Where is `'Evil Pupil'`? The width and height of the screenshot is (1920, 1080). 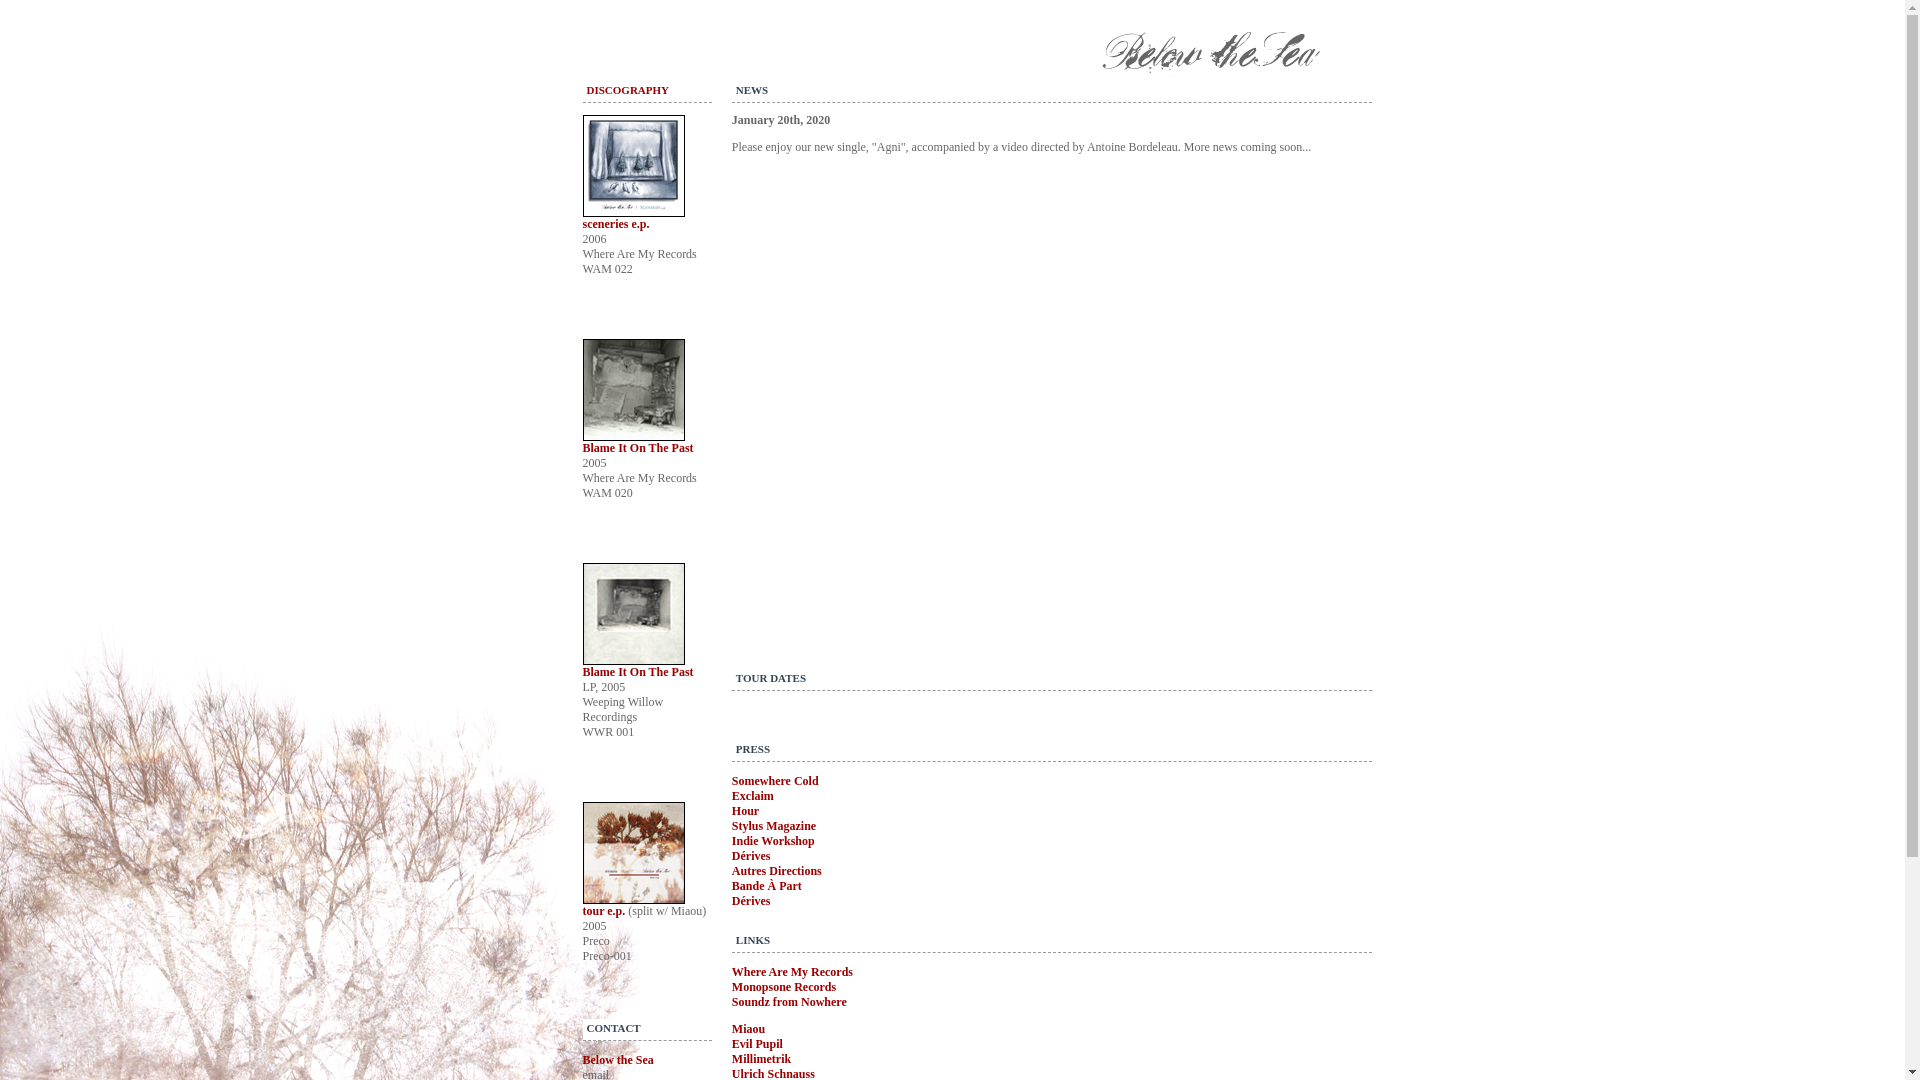
'Evil Pupil' is located at coordinates (756, 1043).